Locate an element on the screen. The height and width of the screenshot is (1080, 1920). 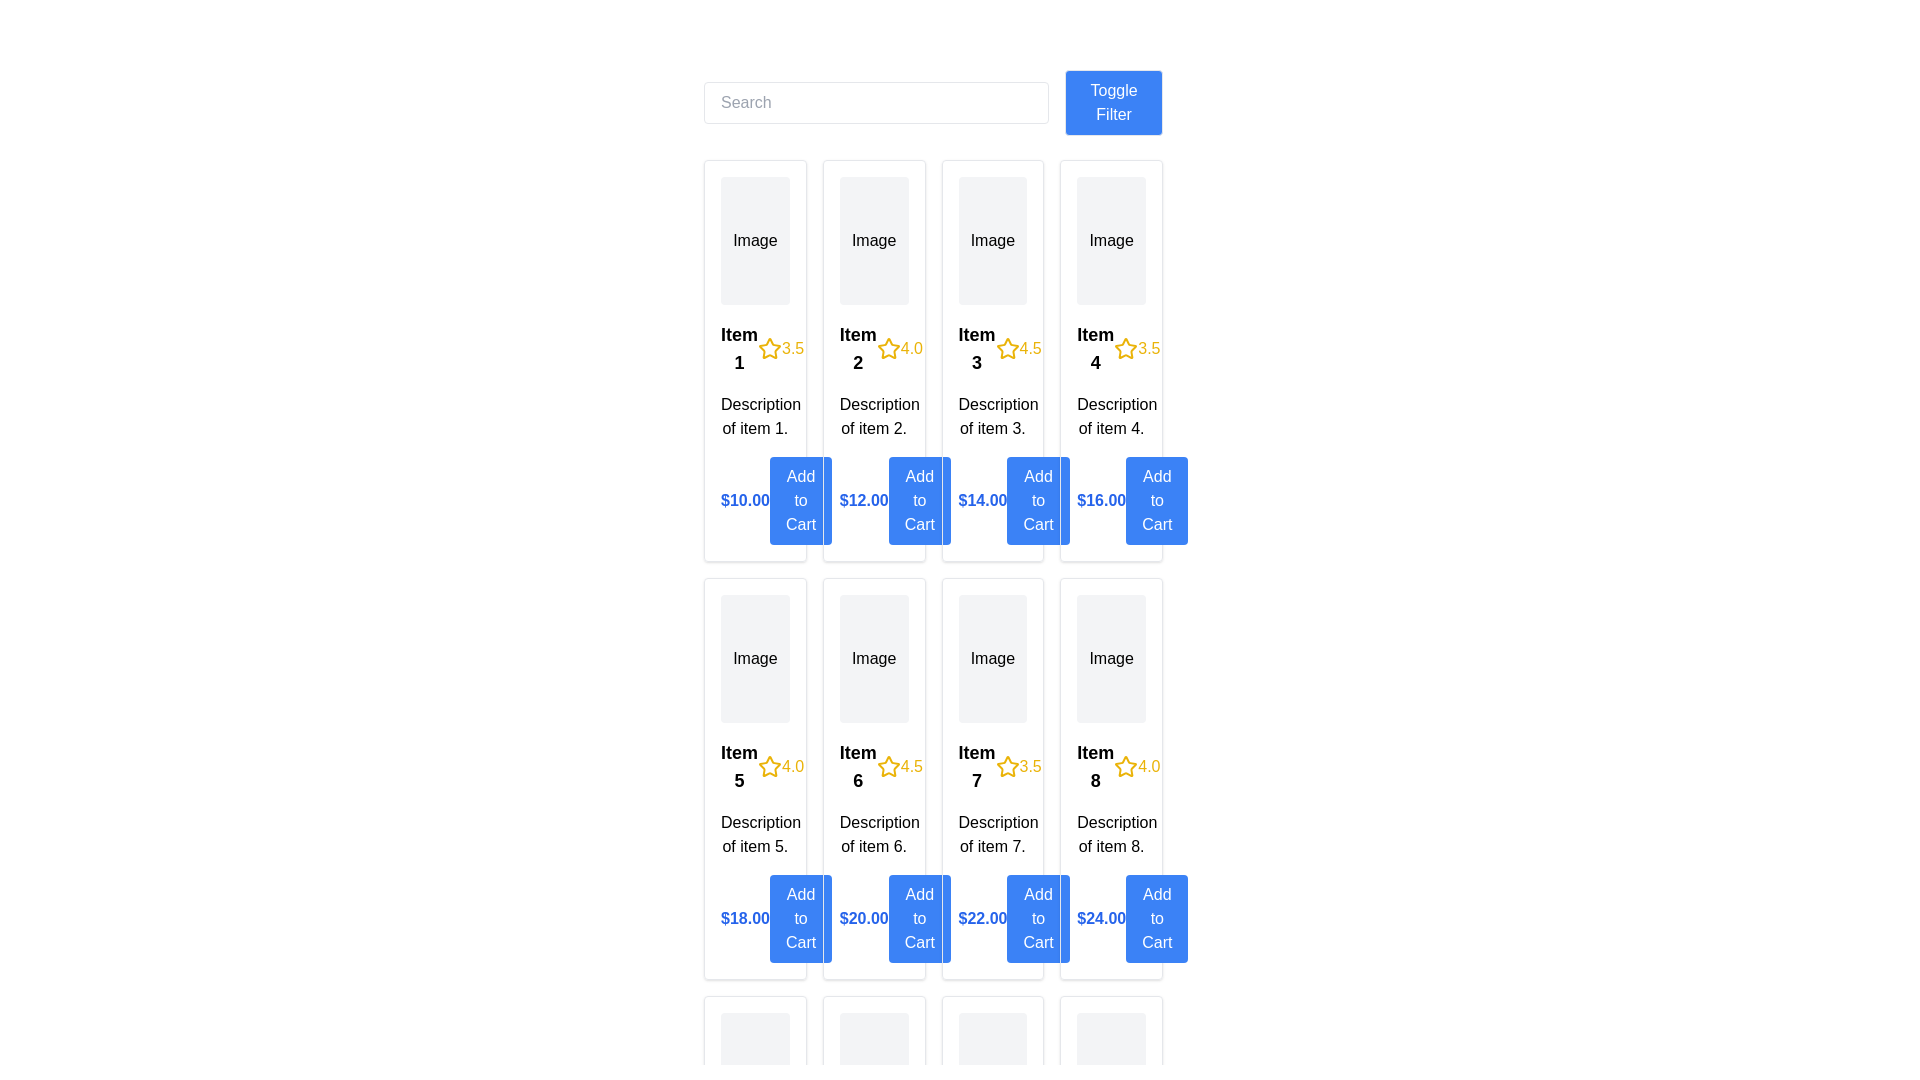
the price text label located above the blue 'Add to Cart' button and below the description of 'Item 1' in the lower portion of the first product panel is located at coordinates (744, 500).